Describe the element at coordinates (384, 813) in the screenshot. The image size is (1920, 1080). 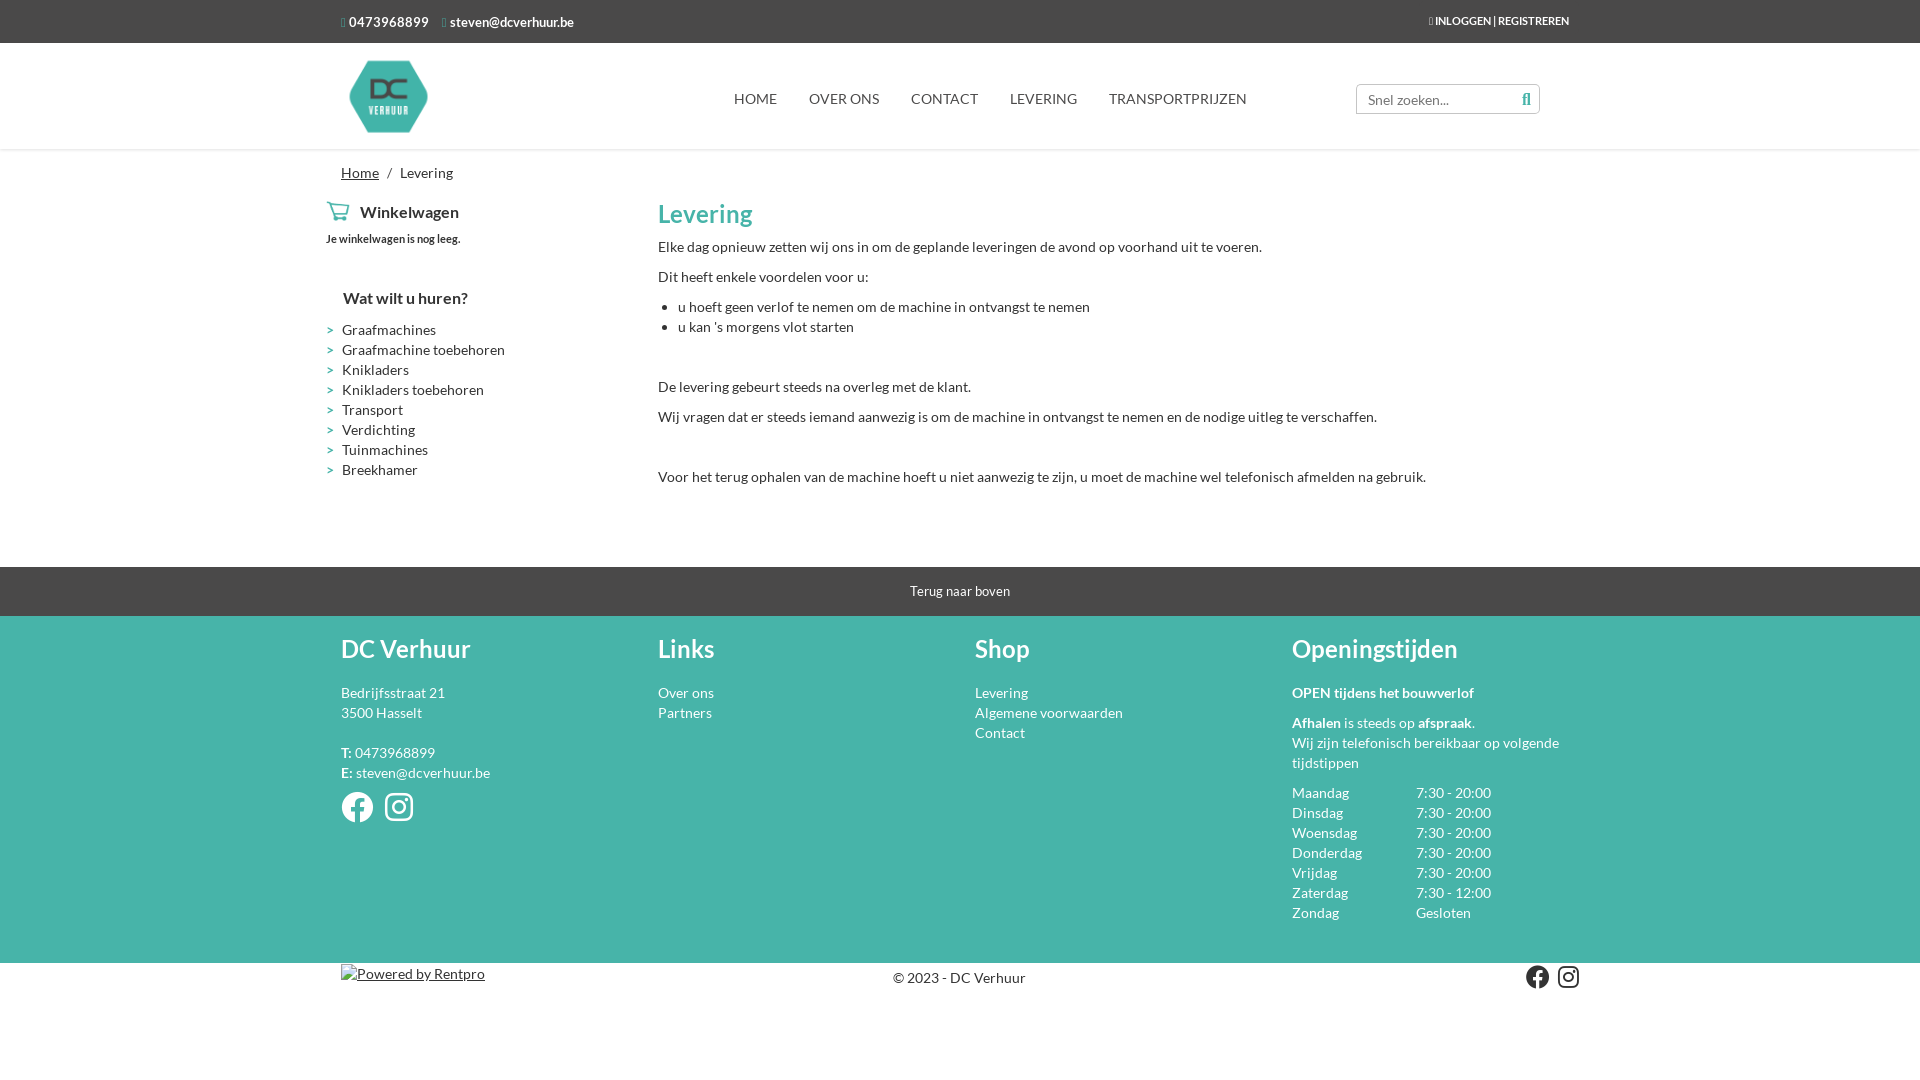
I see `'Instagram'` at that location.